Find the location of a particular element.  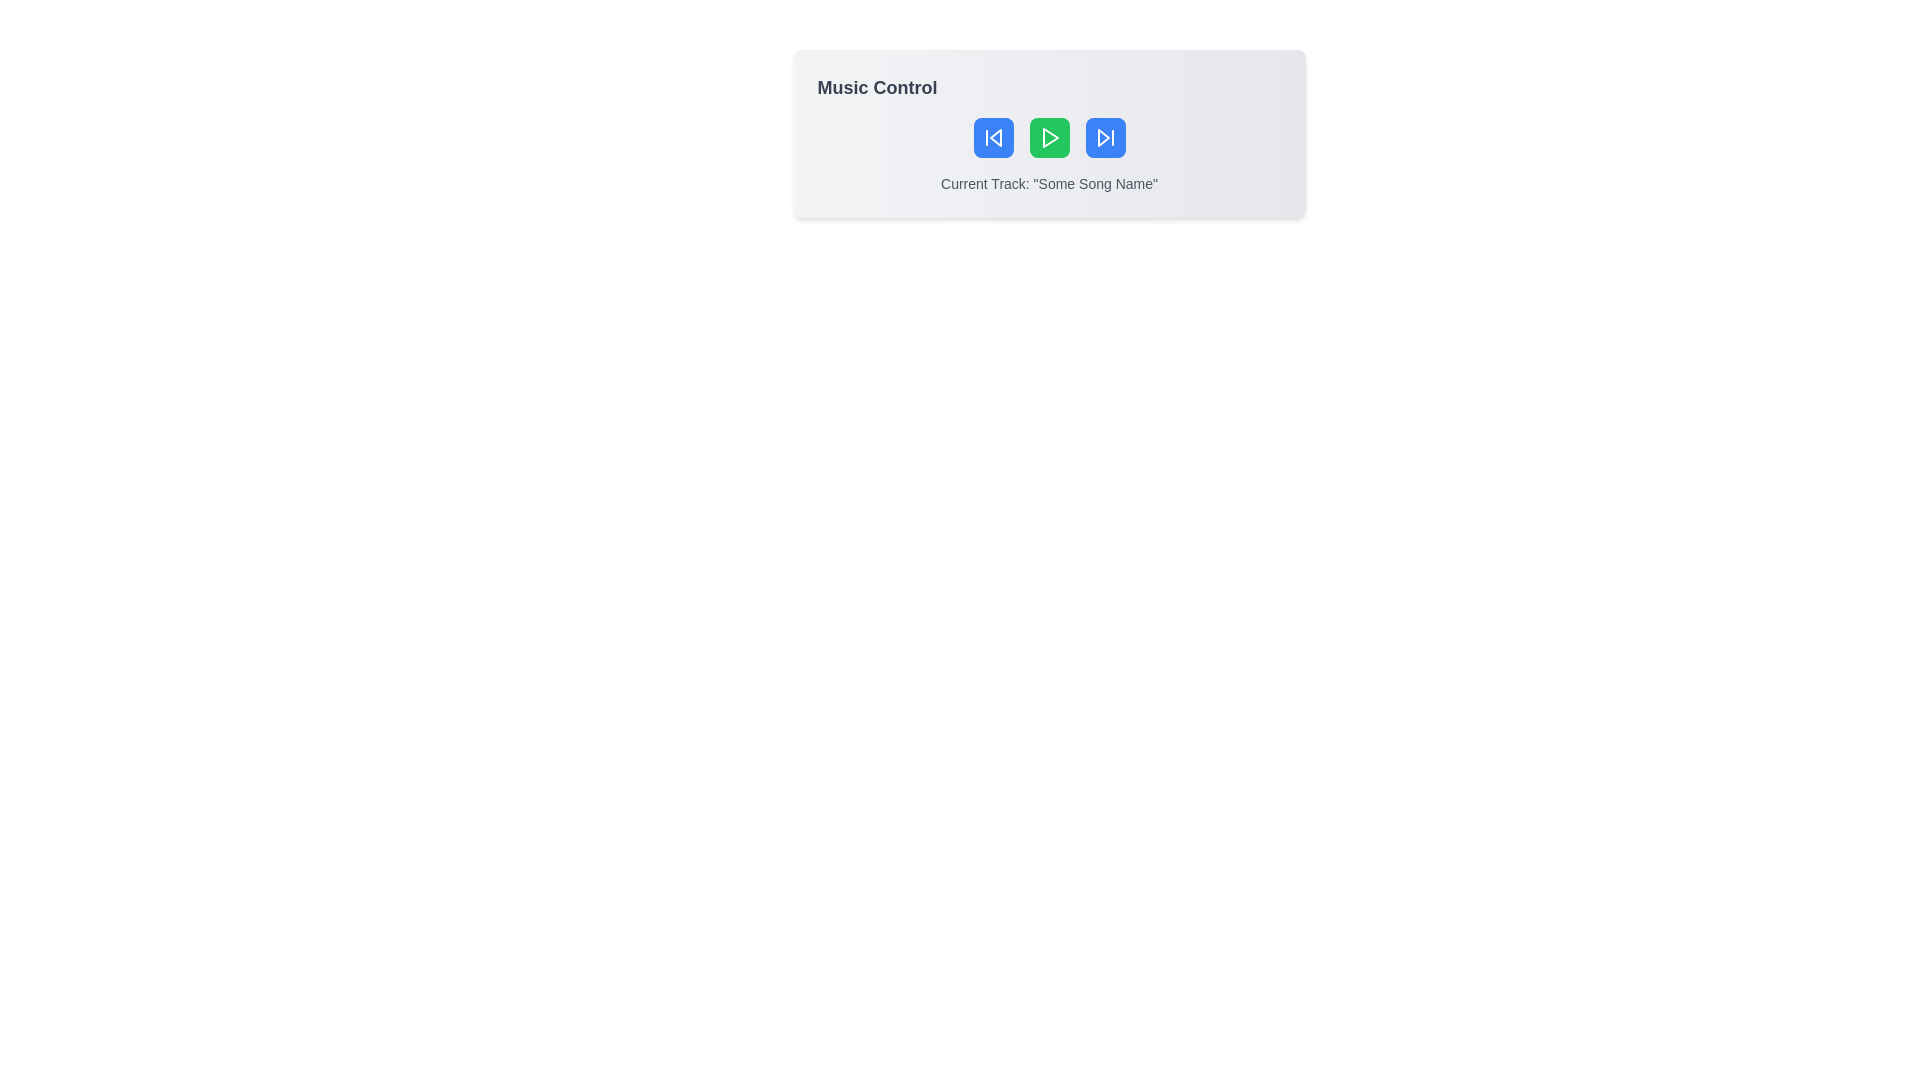

the backward skip icon button, which is the leftmost button in the Music Control section, to skip to the previous track is located at coordinates (993, 137).